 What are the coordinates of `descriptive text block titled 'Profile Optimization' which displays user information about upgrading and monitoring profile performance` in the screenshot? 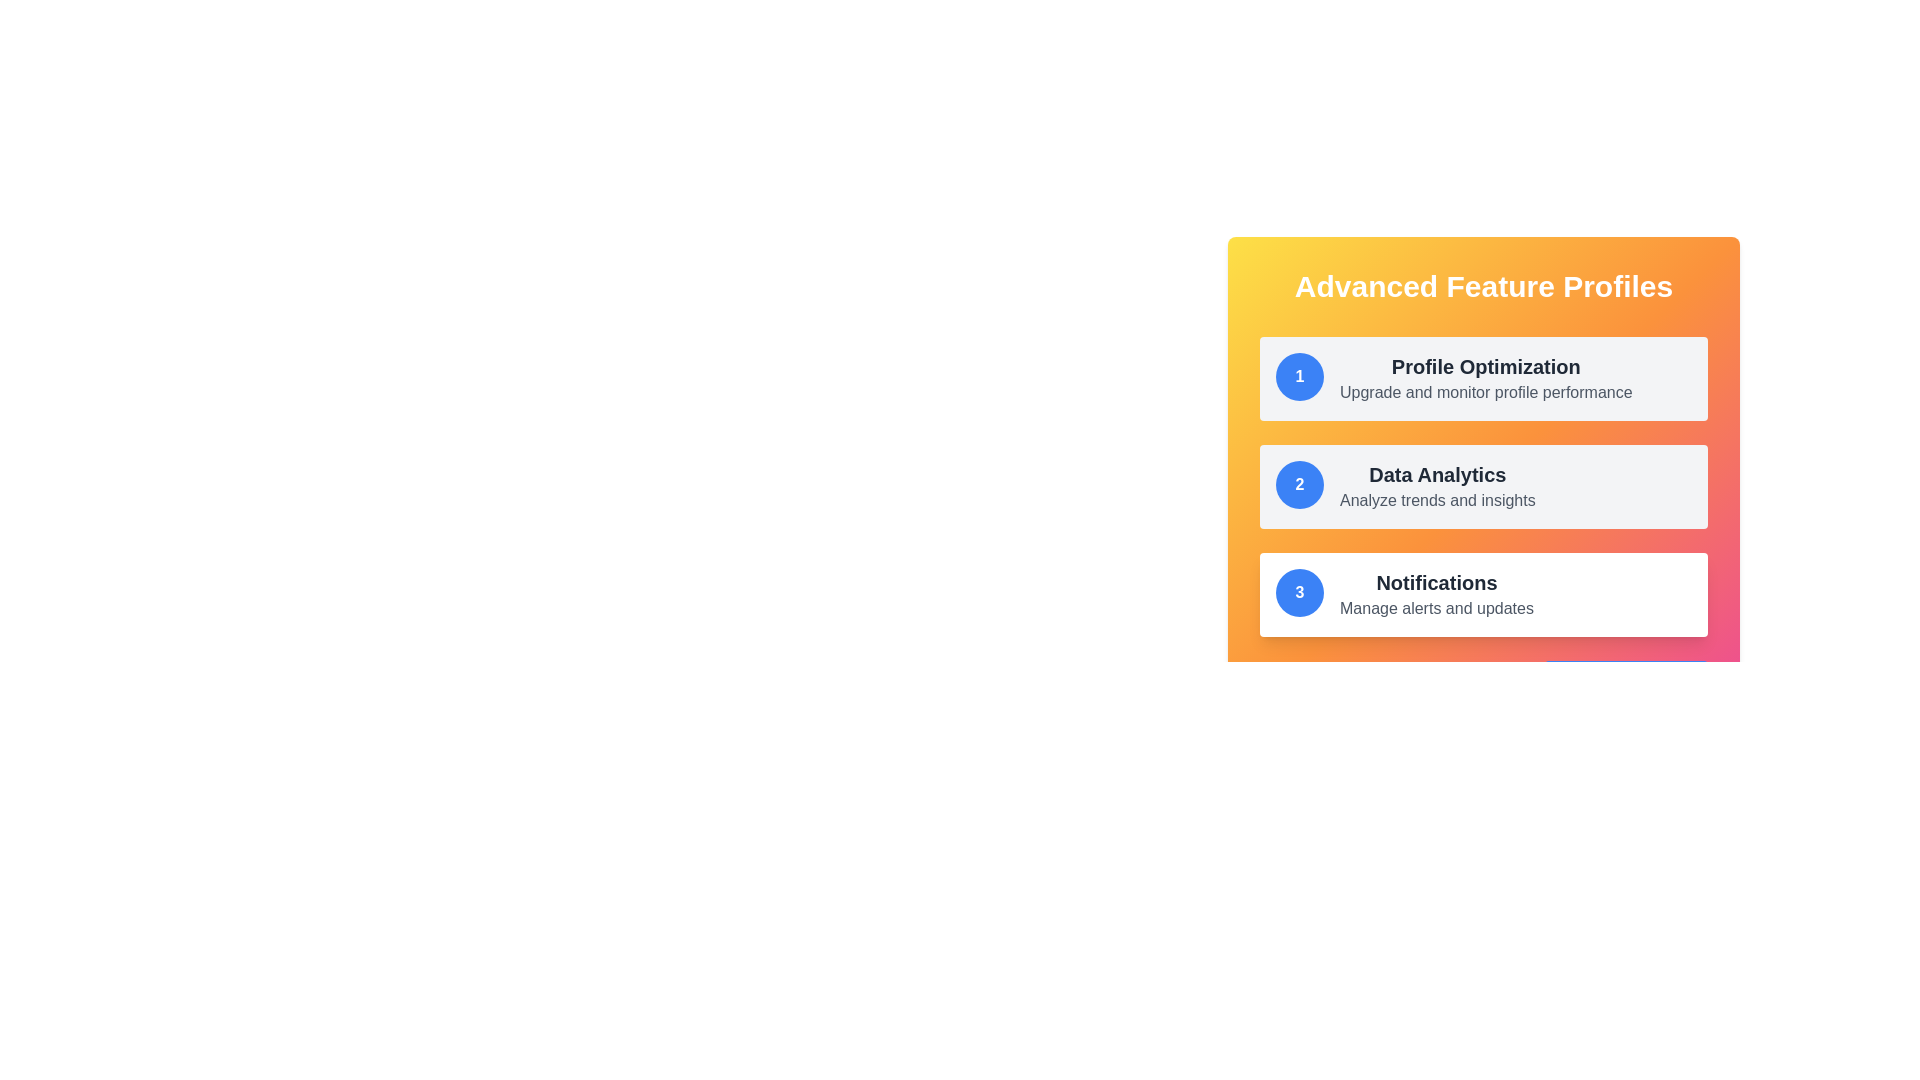 It's located at (1486, 378).